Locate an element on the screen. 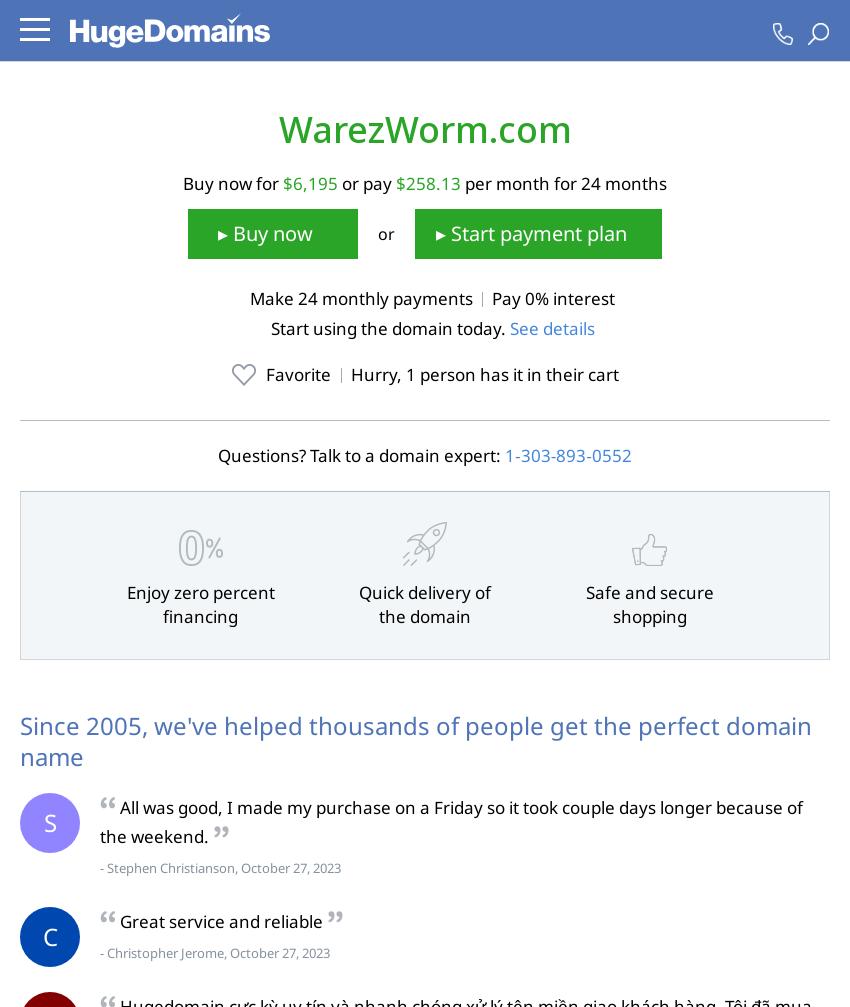  'per month for 24 months' is located at coordinates (563, 182).